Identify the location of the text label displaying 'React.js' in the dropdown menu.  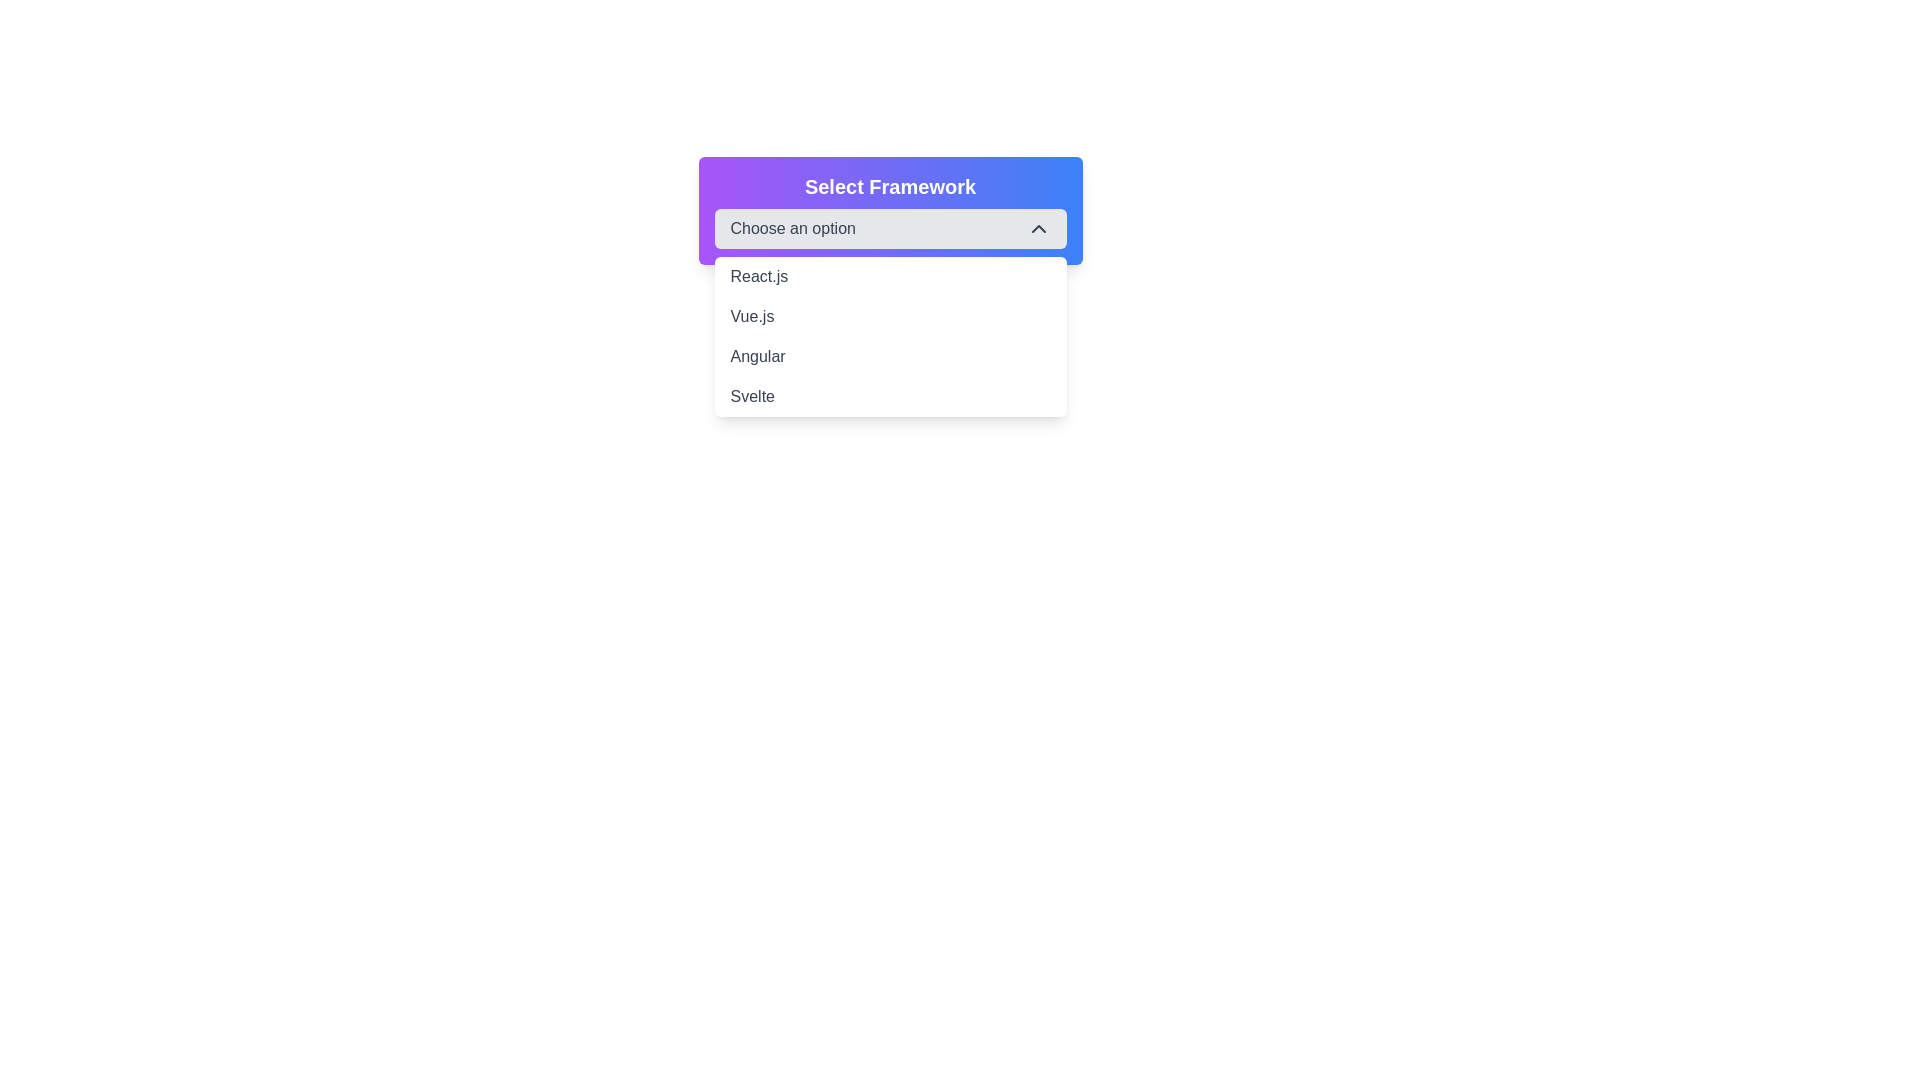
(758, 277).